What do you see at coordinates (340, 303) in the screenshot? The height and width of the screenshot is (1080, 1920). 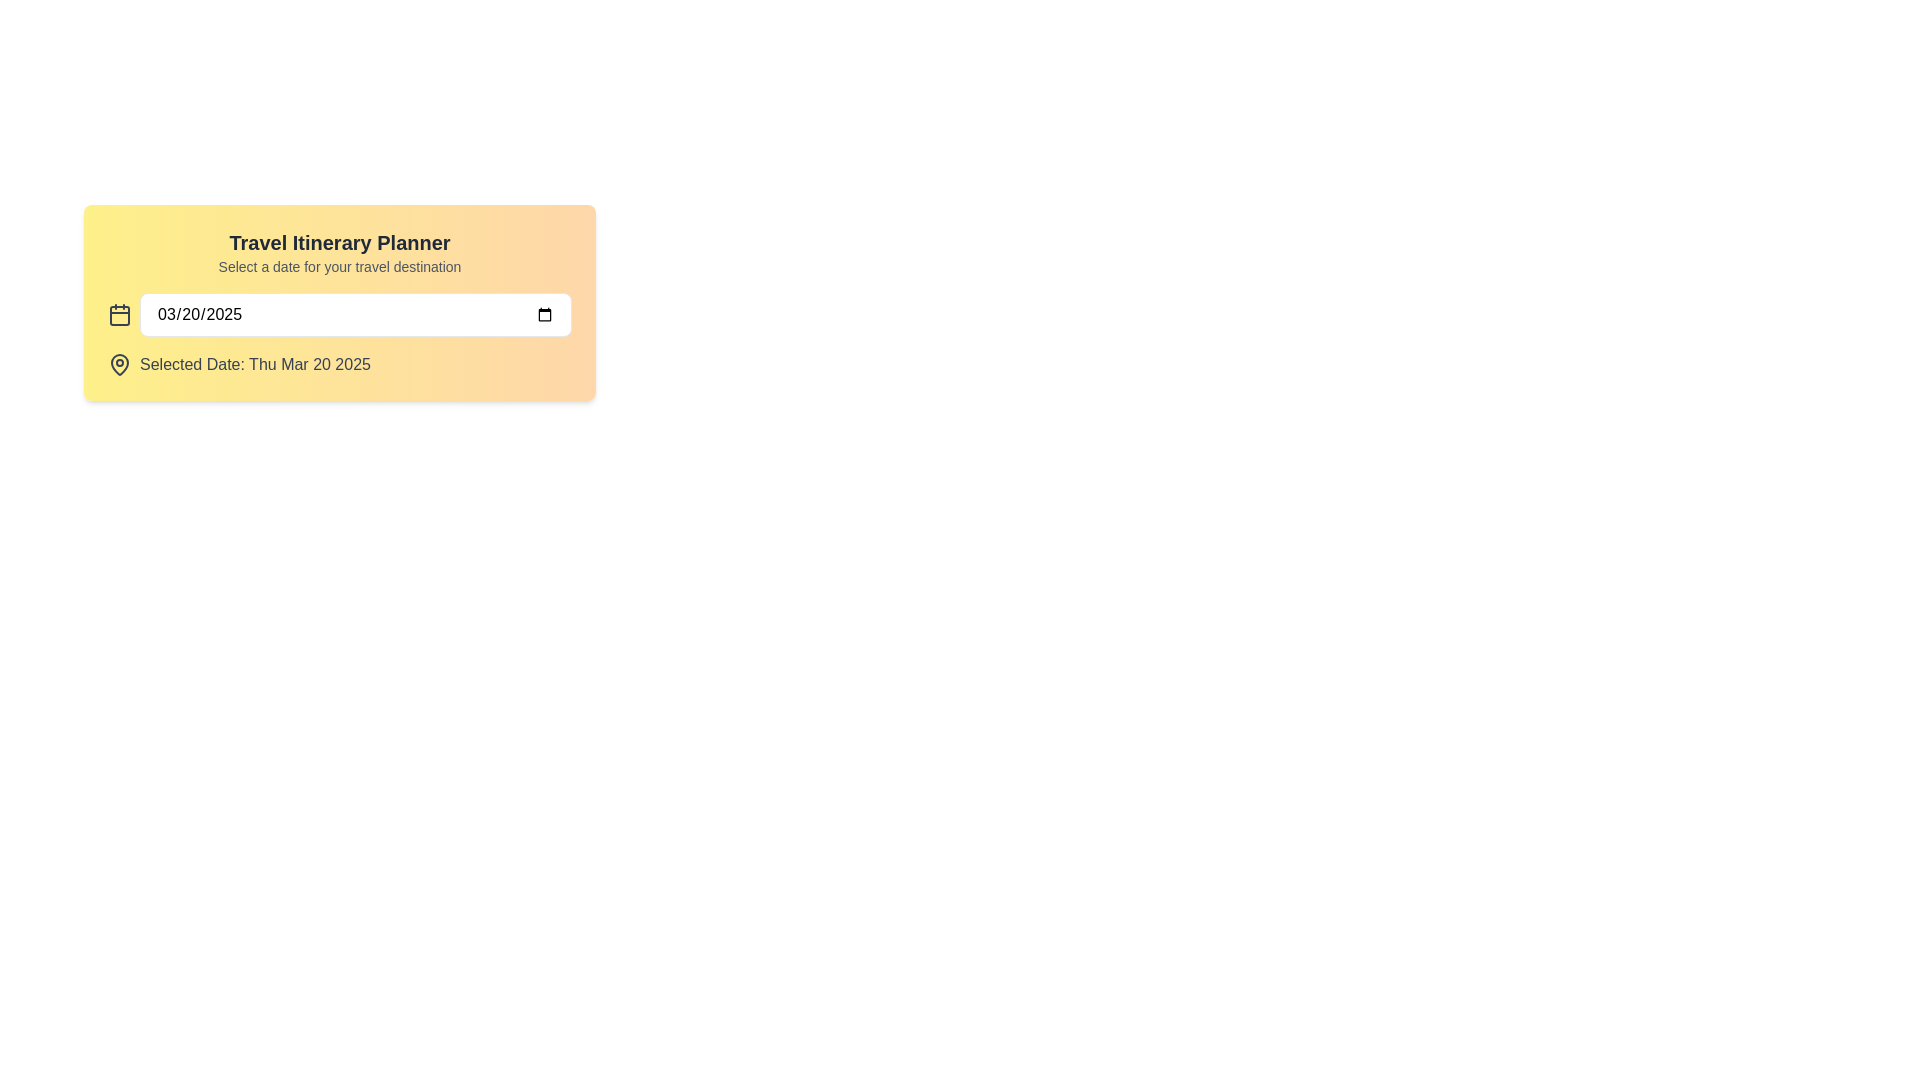 I see `the calendar icon in the interactive date selection tool` at bounding box center [340, 303].